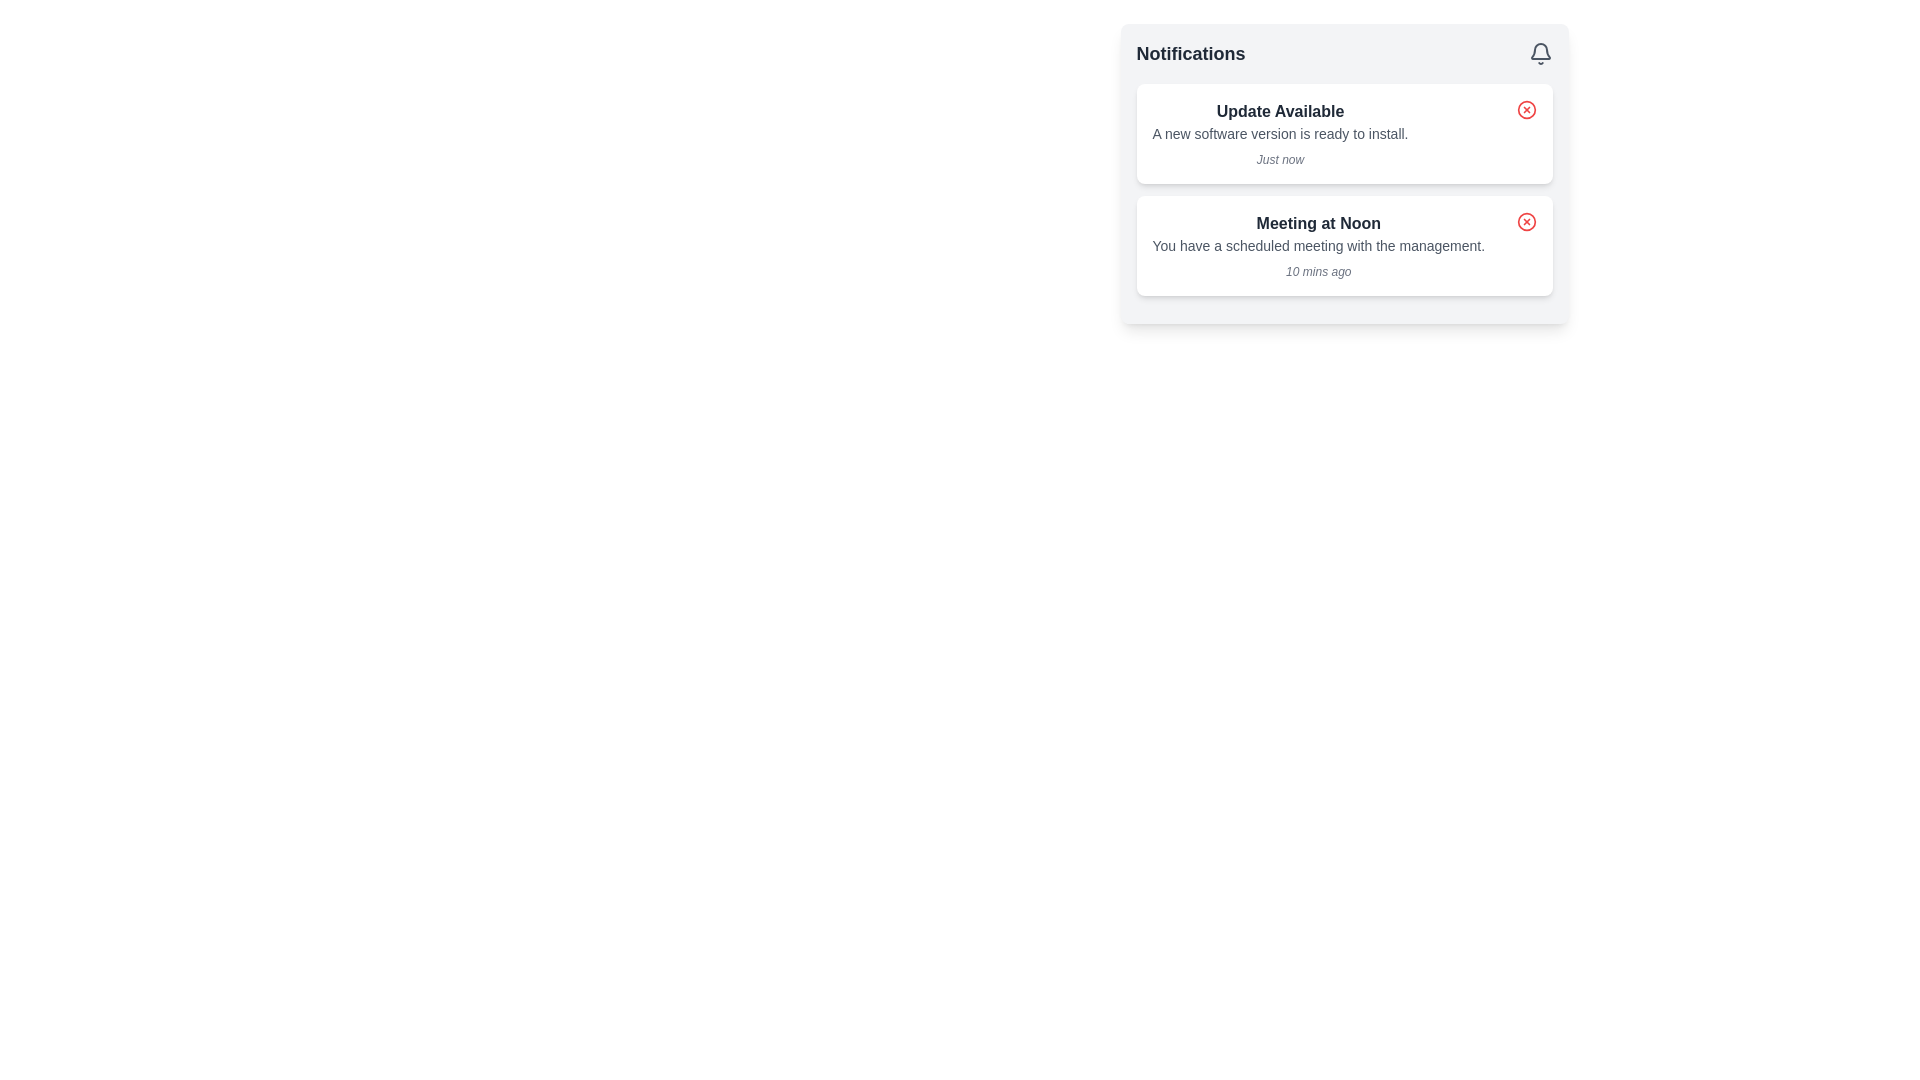 The height and width of the screenshot is (1080, 1920). What do you see at coordinates (1280, 158) in the screenshot?
I see `the static text label displaying the time of the notification under the 'Update Available' heading in the first notification card` at bounding box center [1280, 158].